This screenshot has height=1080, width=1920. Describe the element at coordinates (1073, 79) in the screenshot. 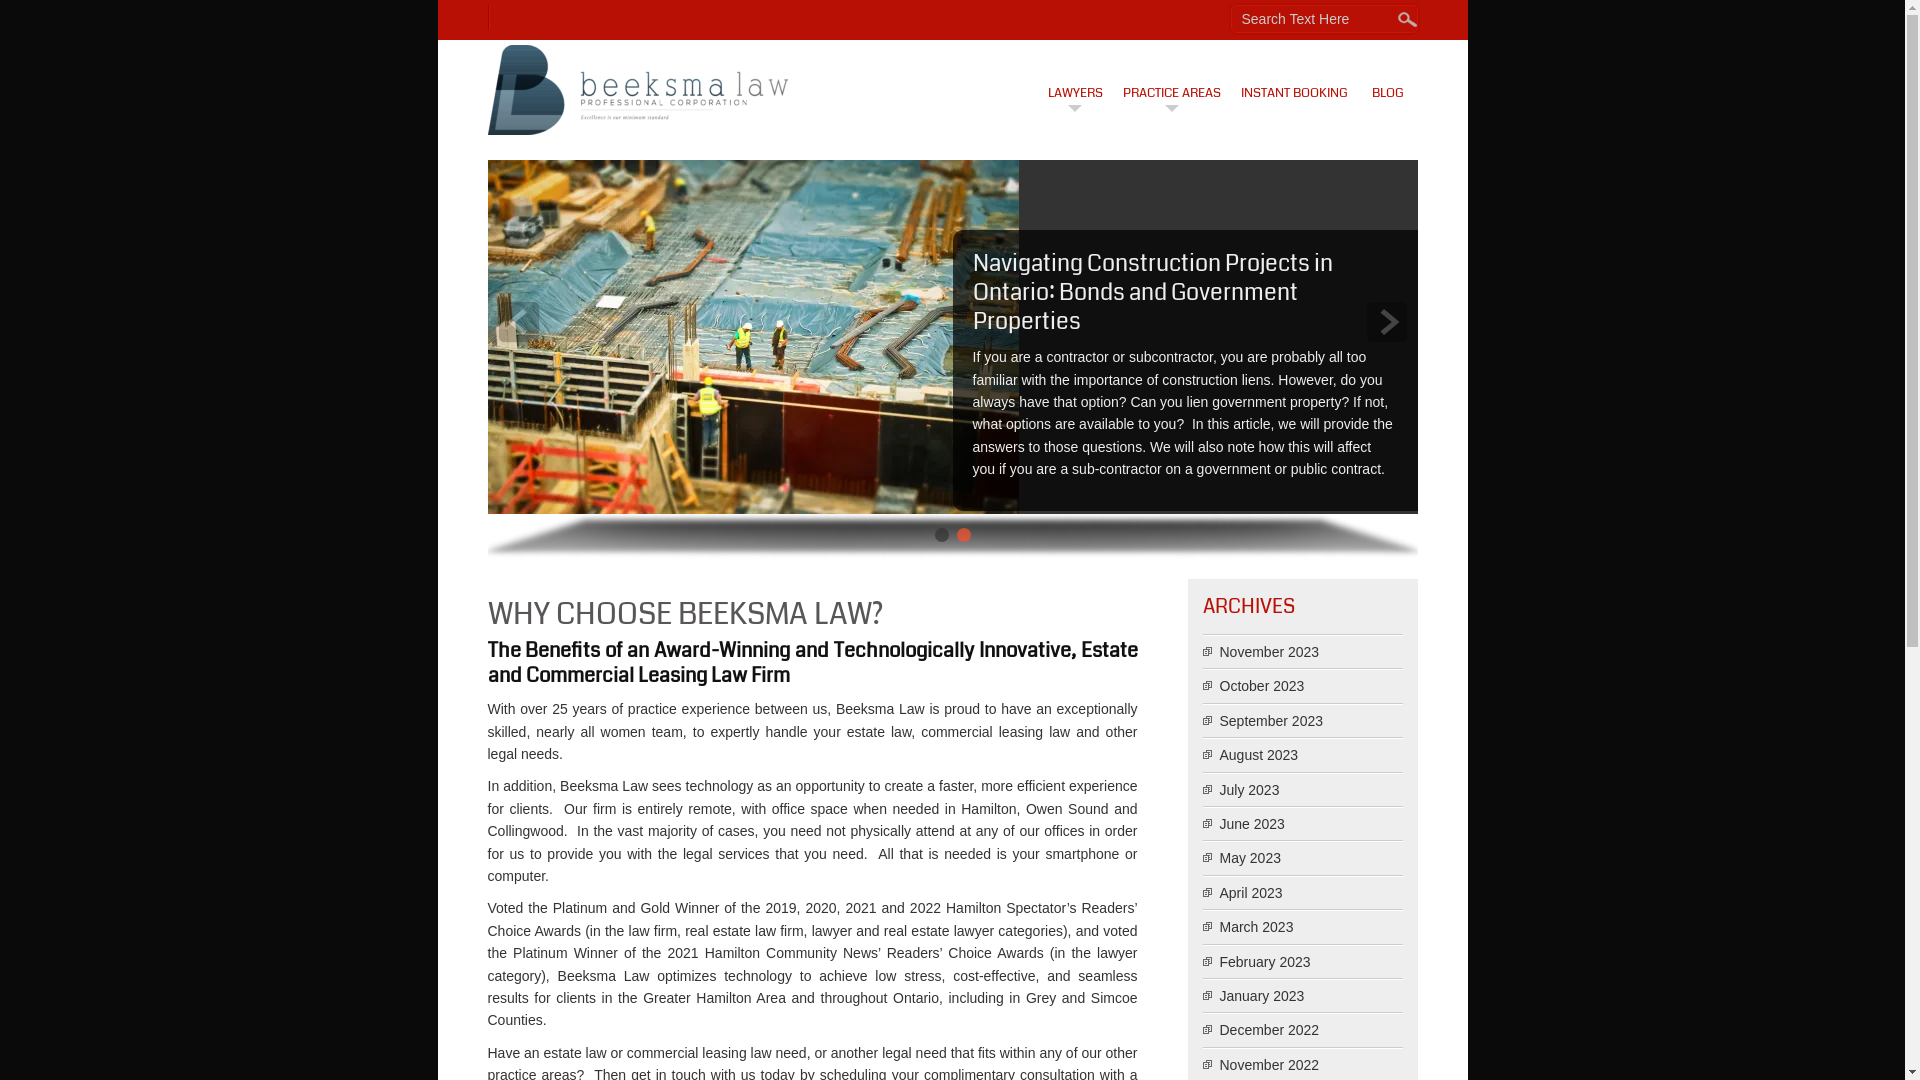

I see `'LAWYERS'` at that location.